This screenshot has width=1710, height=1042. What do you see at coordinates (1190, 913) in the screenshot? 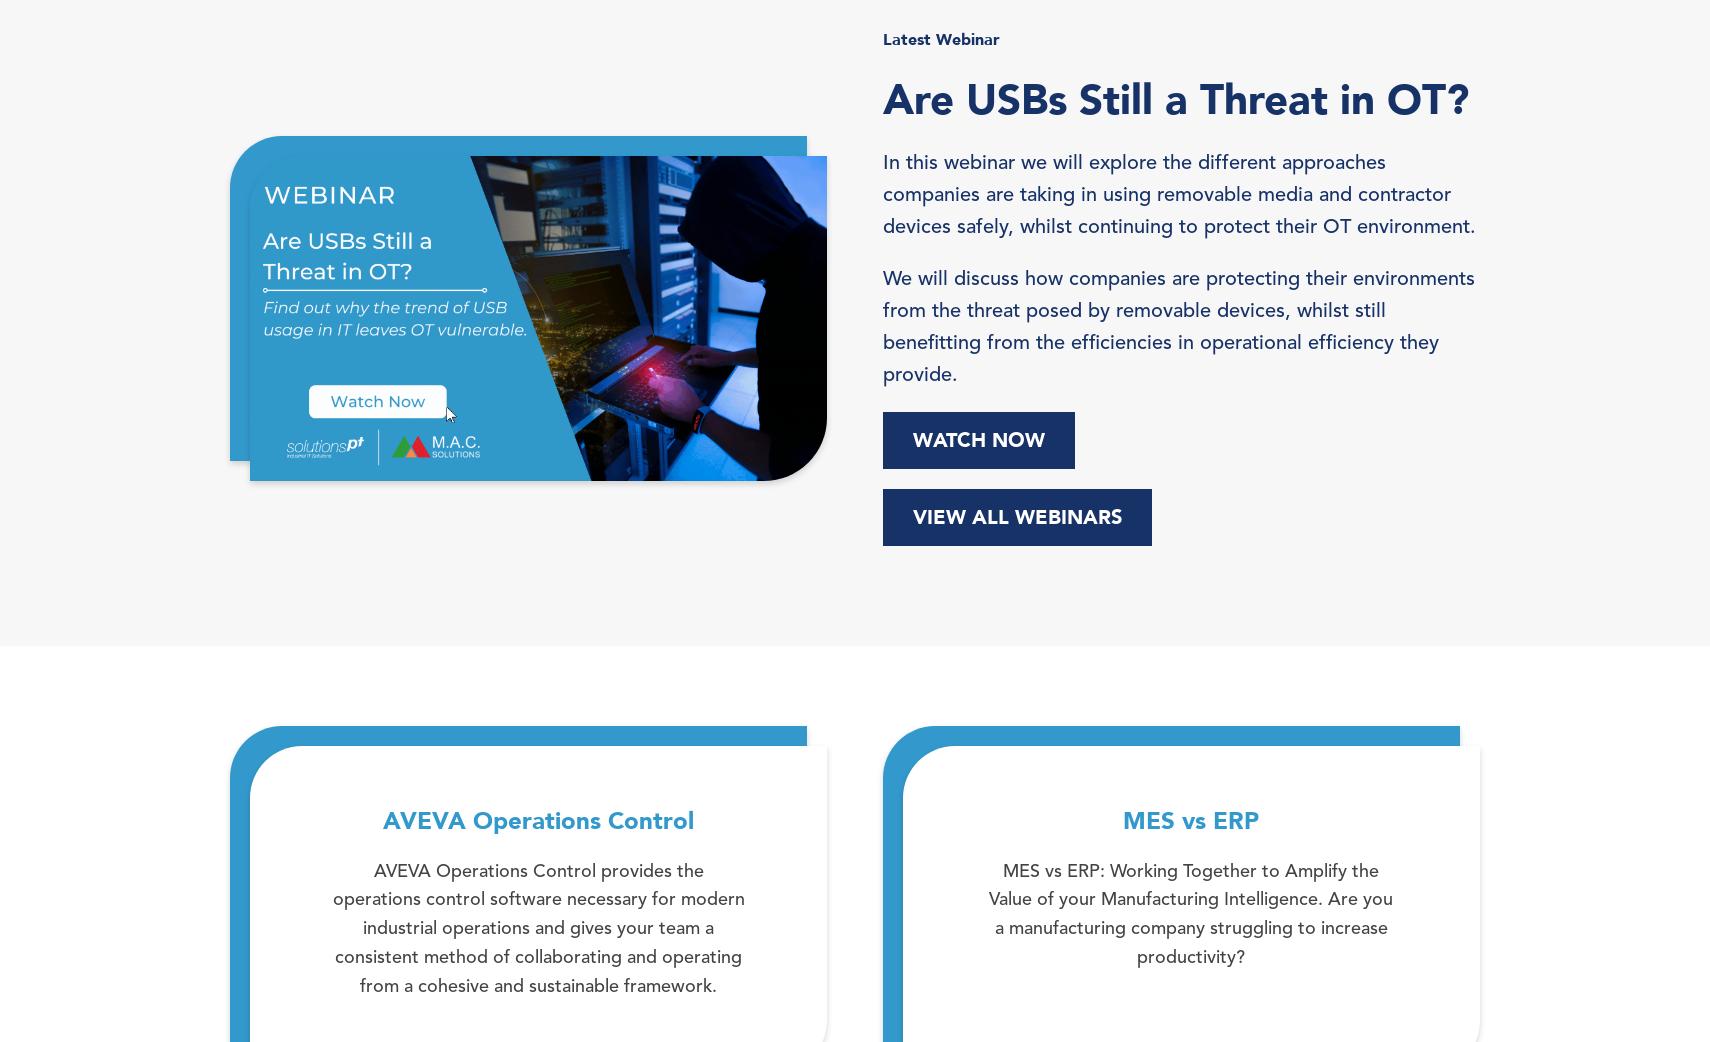
I see `'MES vs ERP: Working Together to Amplify the Value of your Manufacturing Intelligence. Are you a manufacturing company struggling to increase productivity?'` at bounding box center [1190, 913].